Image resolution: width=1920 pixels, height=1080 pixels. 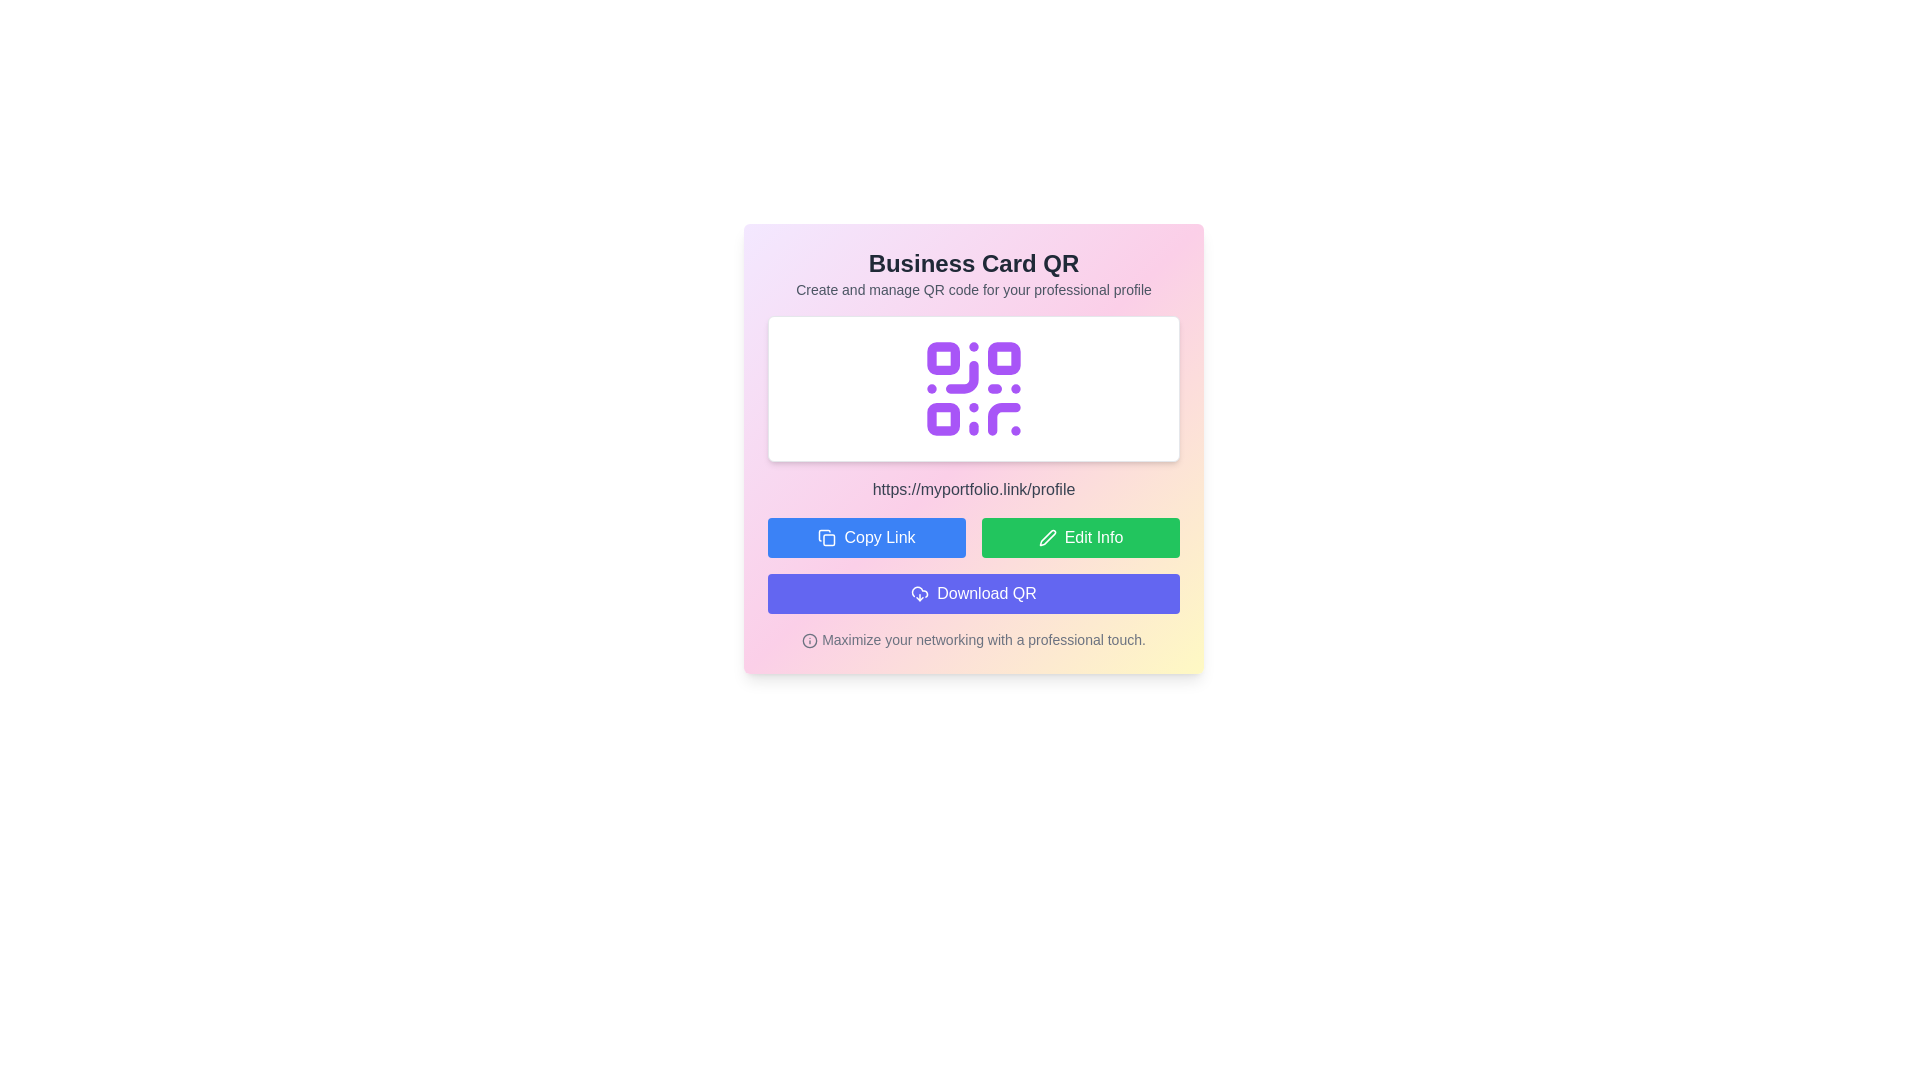 What do you see at coordinates (827, 536) in the screenshot?
I see `the small icon resembling two overlapping squares with a blue background, which is part of the 'Copy Link' button located in the middle of the interface below the QR code link` at bounding box center [827, 536].